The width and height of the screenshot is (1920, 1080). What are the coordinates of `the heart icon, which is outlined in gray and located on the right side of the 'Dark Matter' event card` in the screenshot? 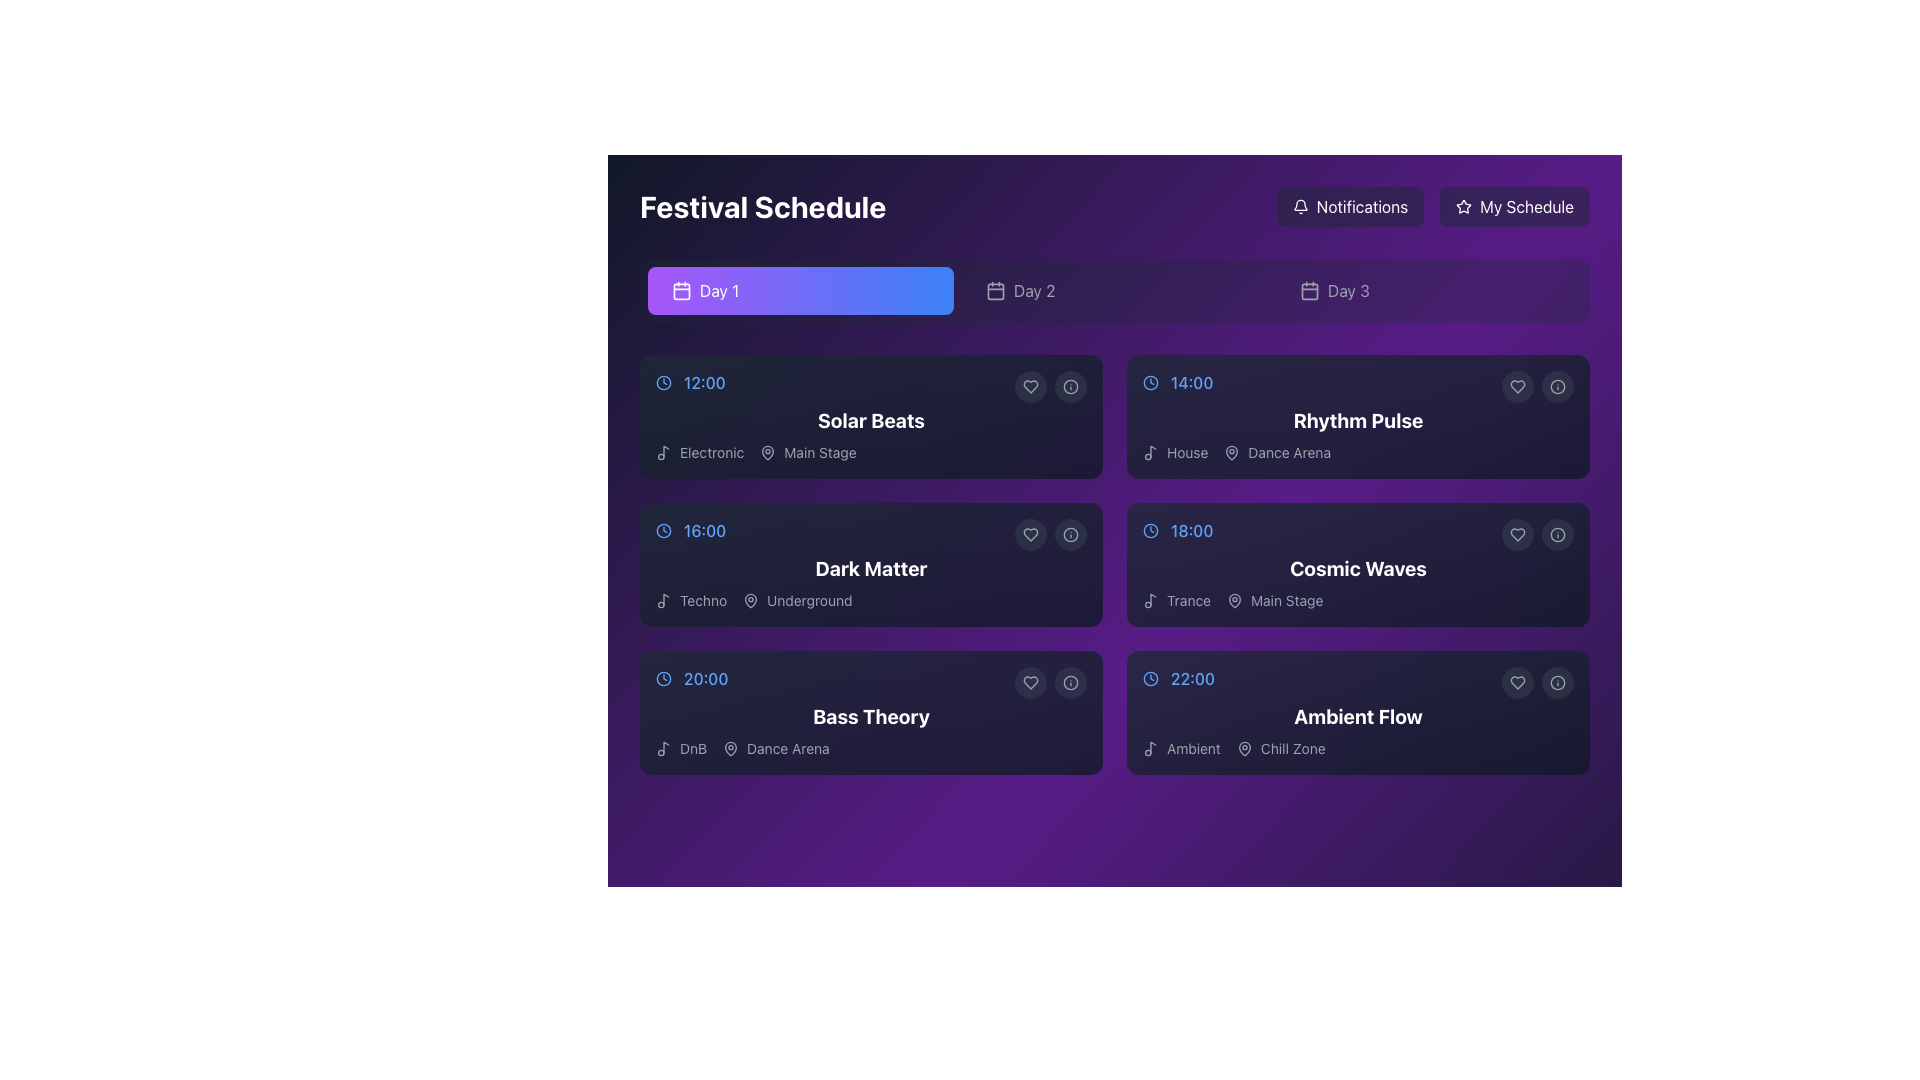 It's located at (1031, 534).